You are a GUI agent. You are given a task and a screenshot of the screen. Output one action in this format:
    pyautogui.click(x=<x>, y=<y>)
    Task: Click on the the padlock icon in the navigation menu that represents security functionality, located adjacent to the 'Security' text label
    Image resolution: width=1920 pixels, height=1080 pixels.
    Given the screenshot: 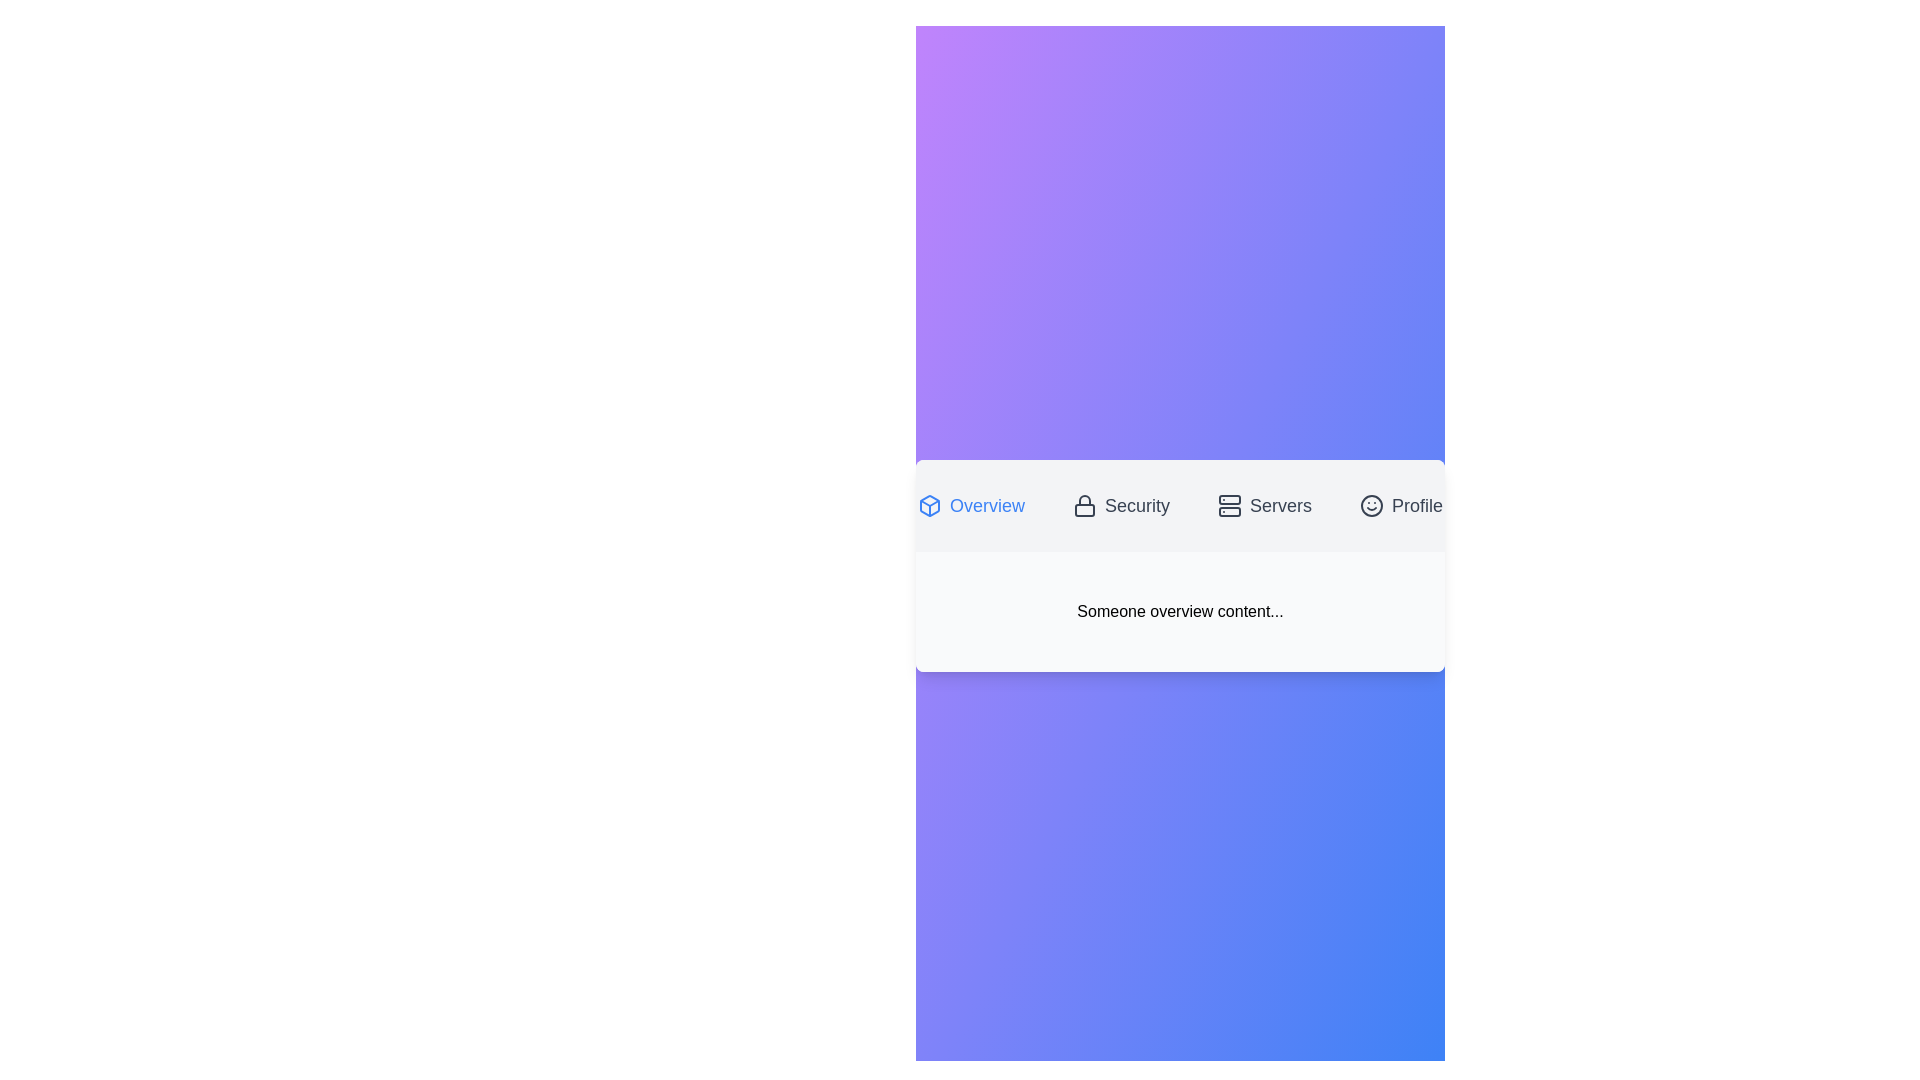 What is the action you would take?
    pyautogui.click(x=1083, y=504)
    